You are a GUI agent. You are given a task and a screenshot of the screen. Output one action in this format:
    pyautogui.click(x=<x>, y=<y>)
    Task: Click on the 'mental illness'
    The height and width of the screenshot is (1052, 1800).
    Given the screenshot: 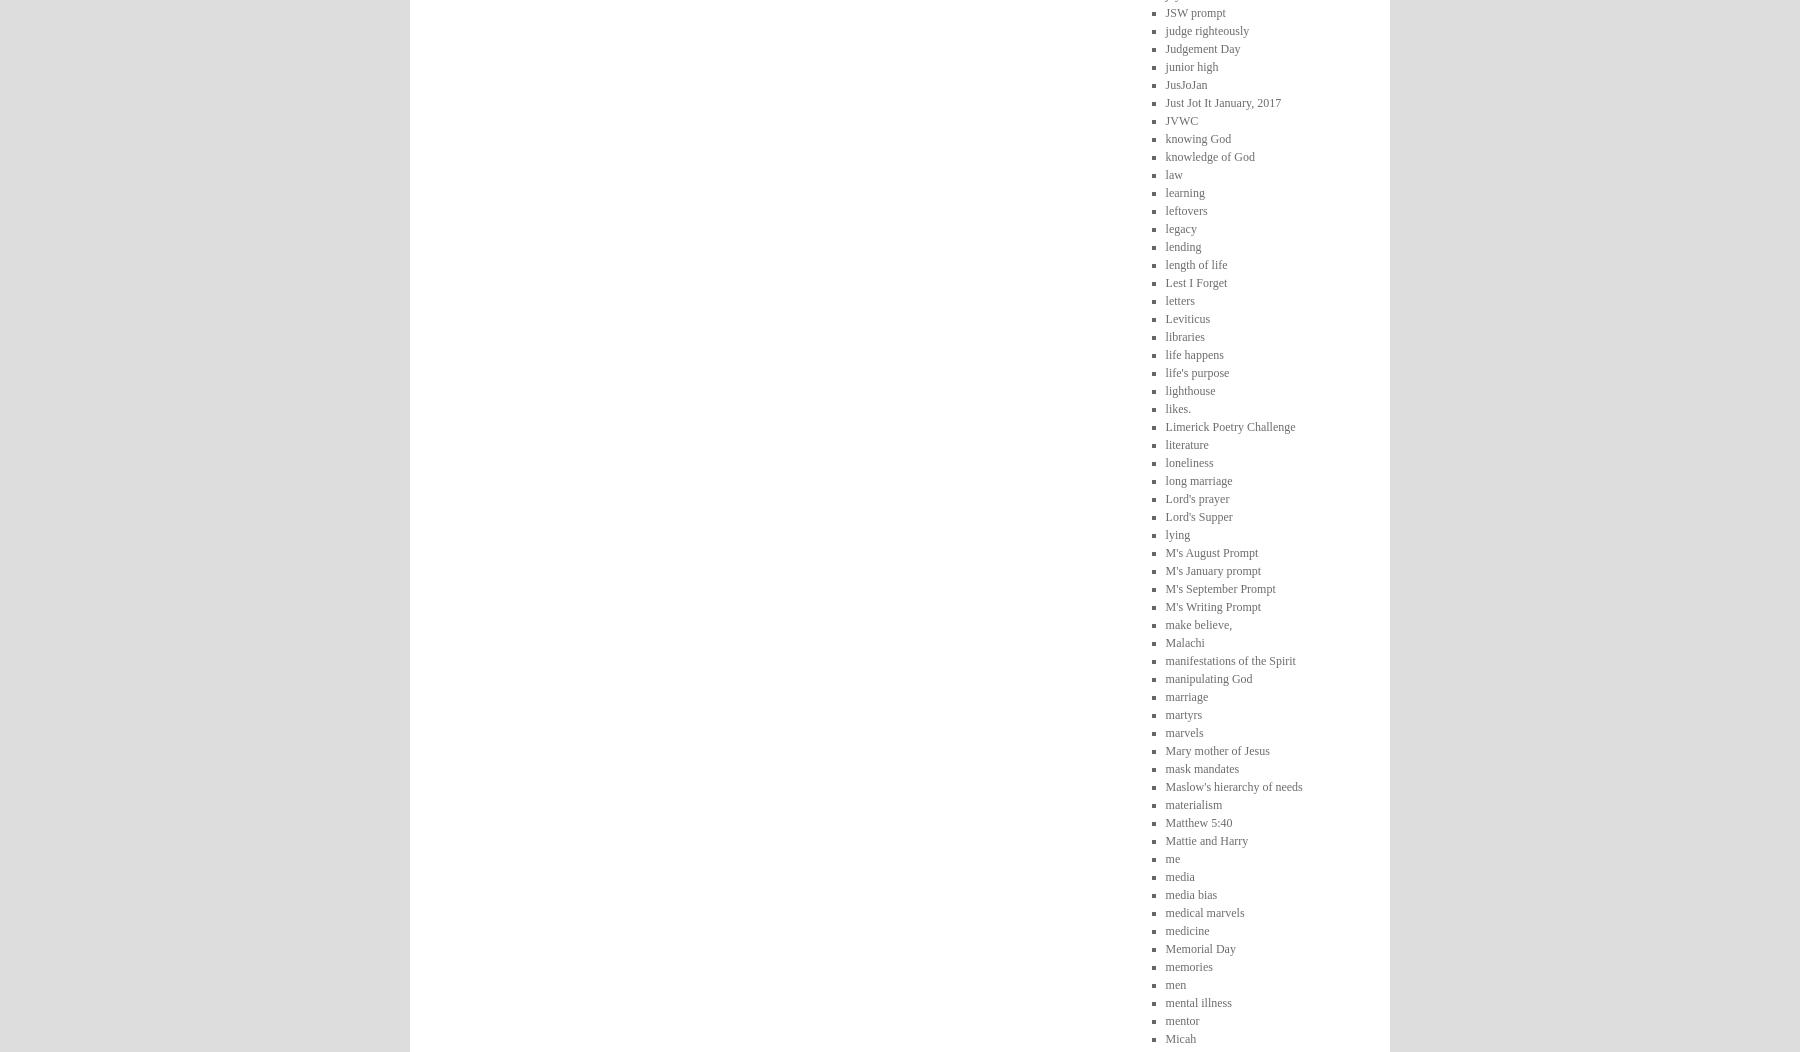 What is the action you would take?
    pyautogui.click(x=1197, y=1002)
    